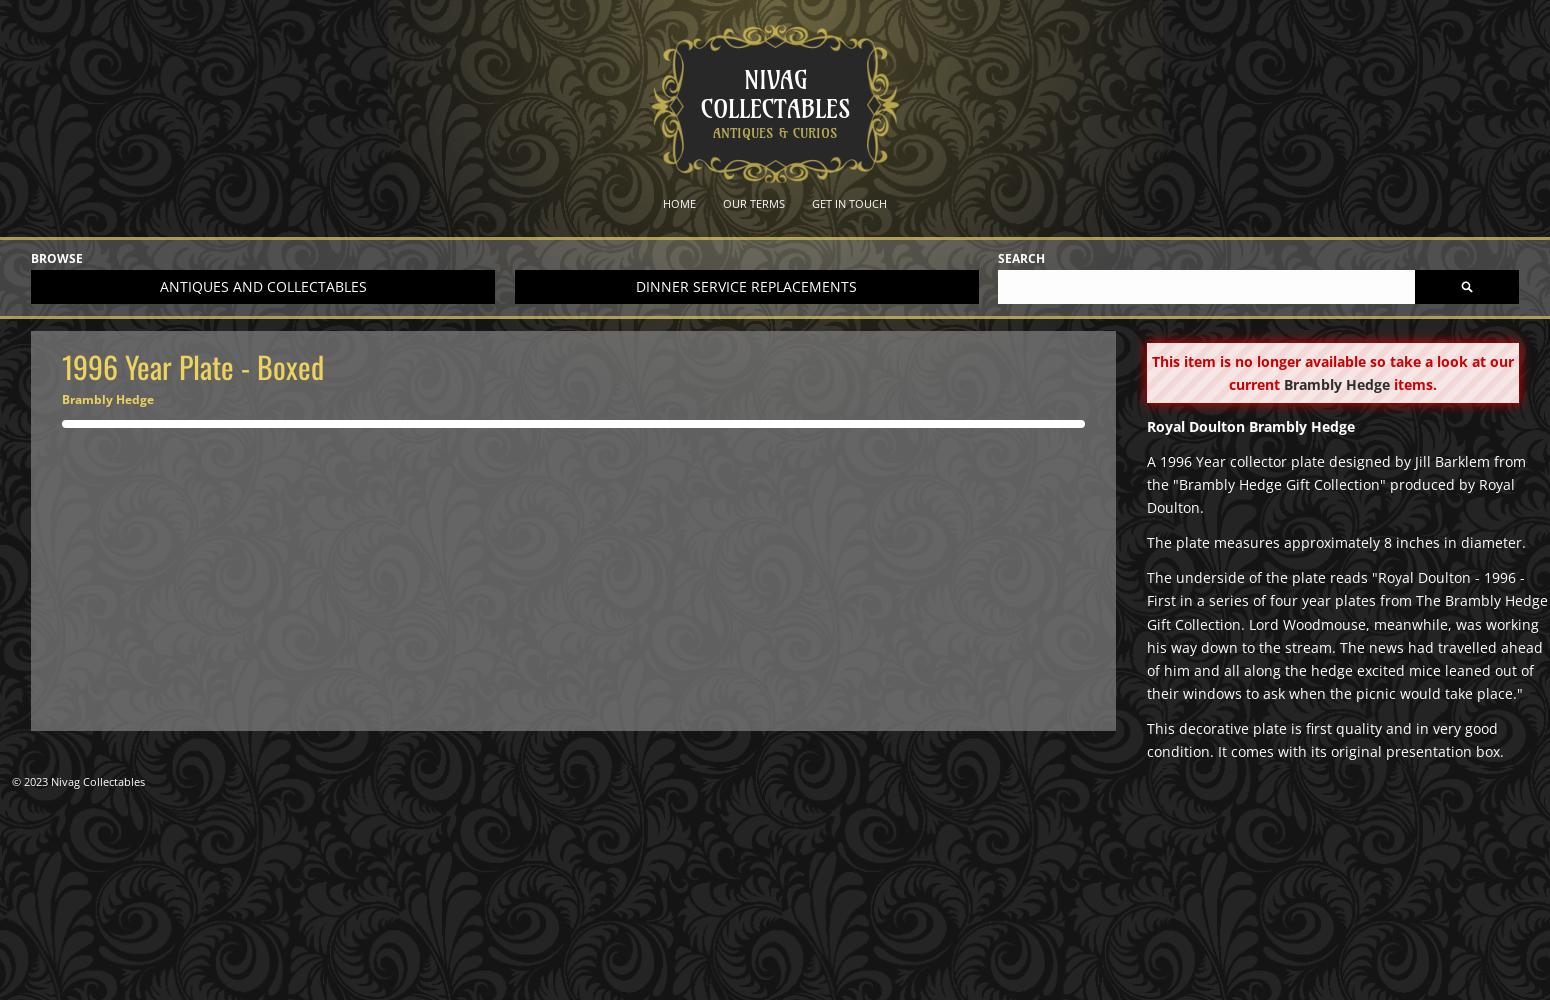  What do you see at coordinates (262, 286) in the screenshot?
I see `'Antiques and collectables'` at bounding box center [262, 286].